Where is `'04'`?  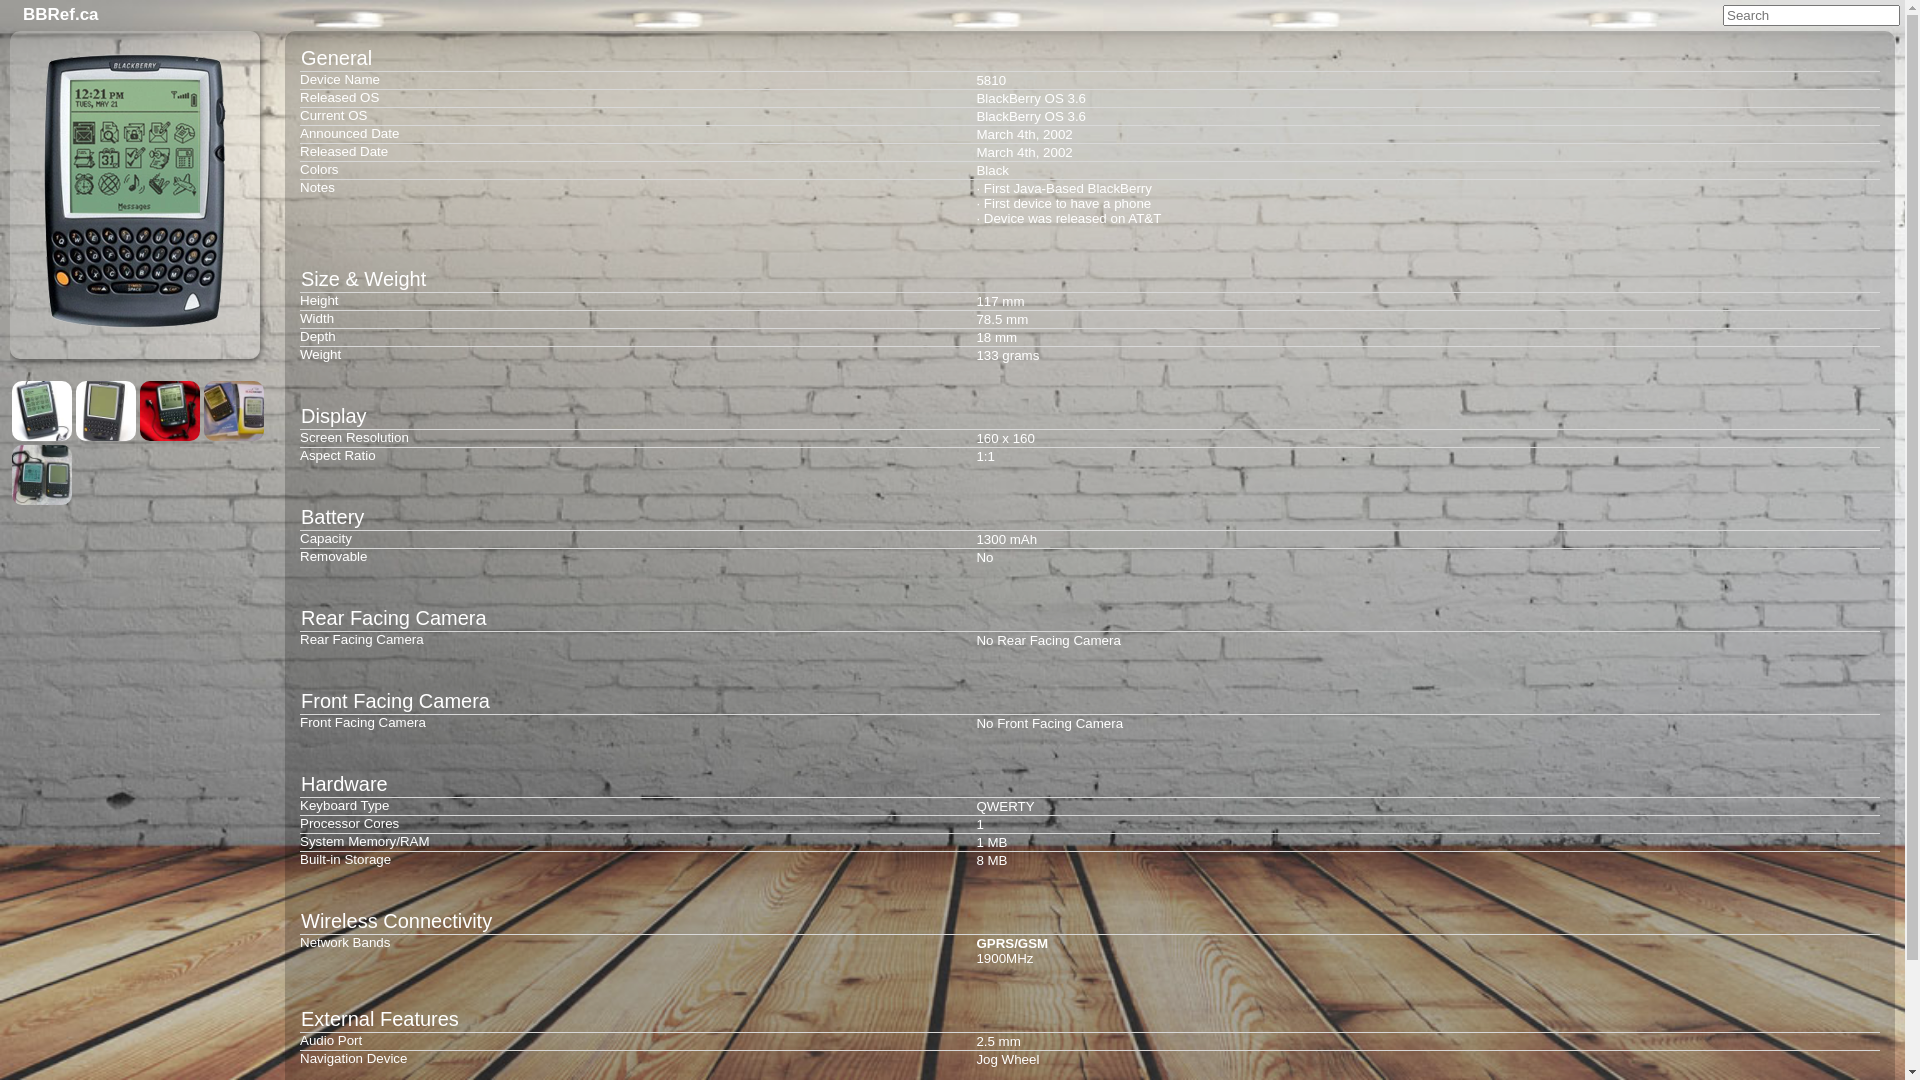
'04' is located at coordinates (234, 410).